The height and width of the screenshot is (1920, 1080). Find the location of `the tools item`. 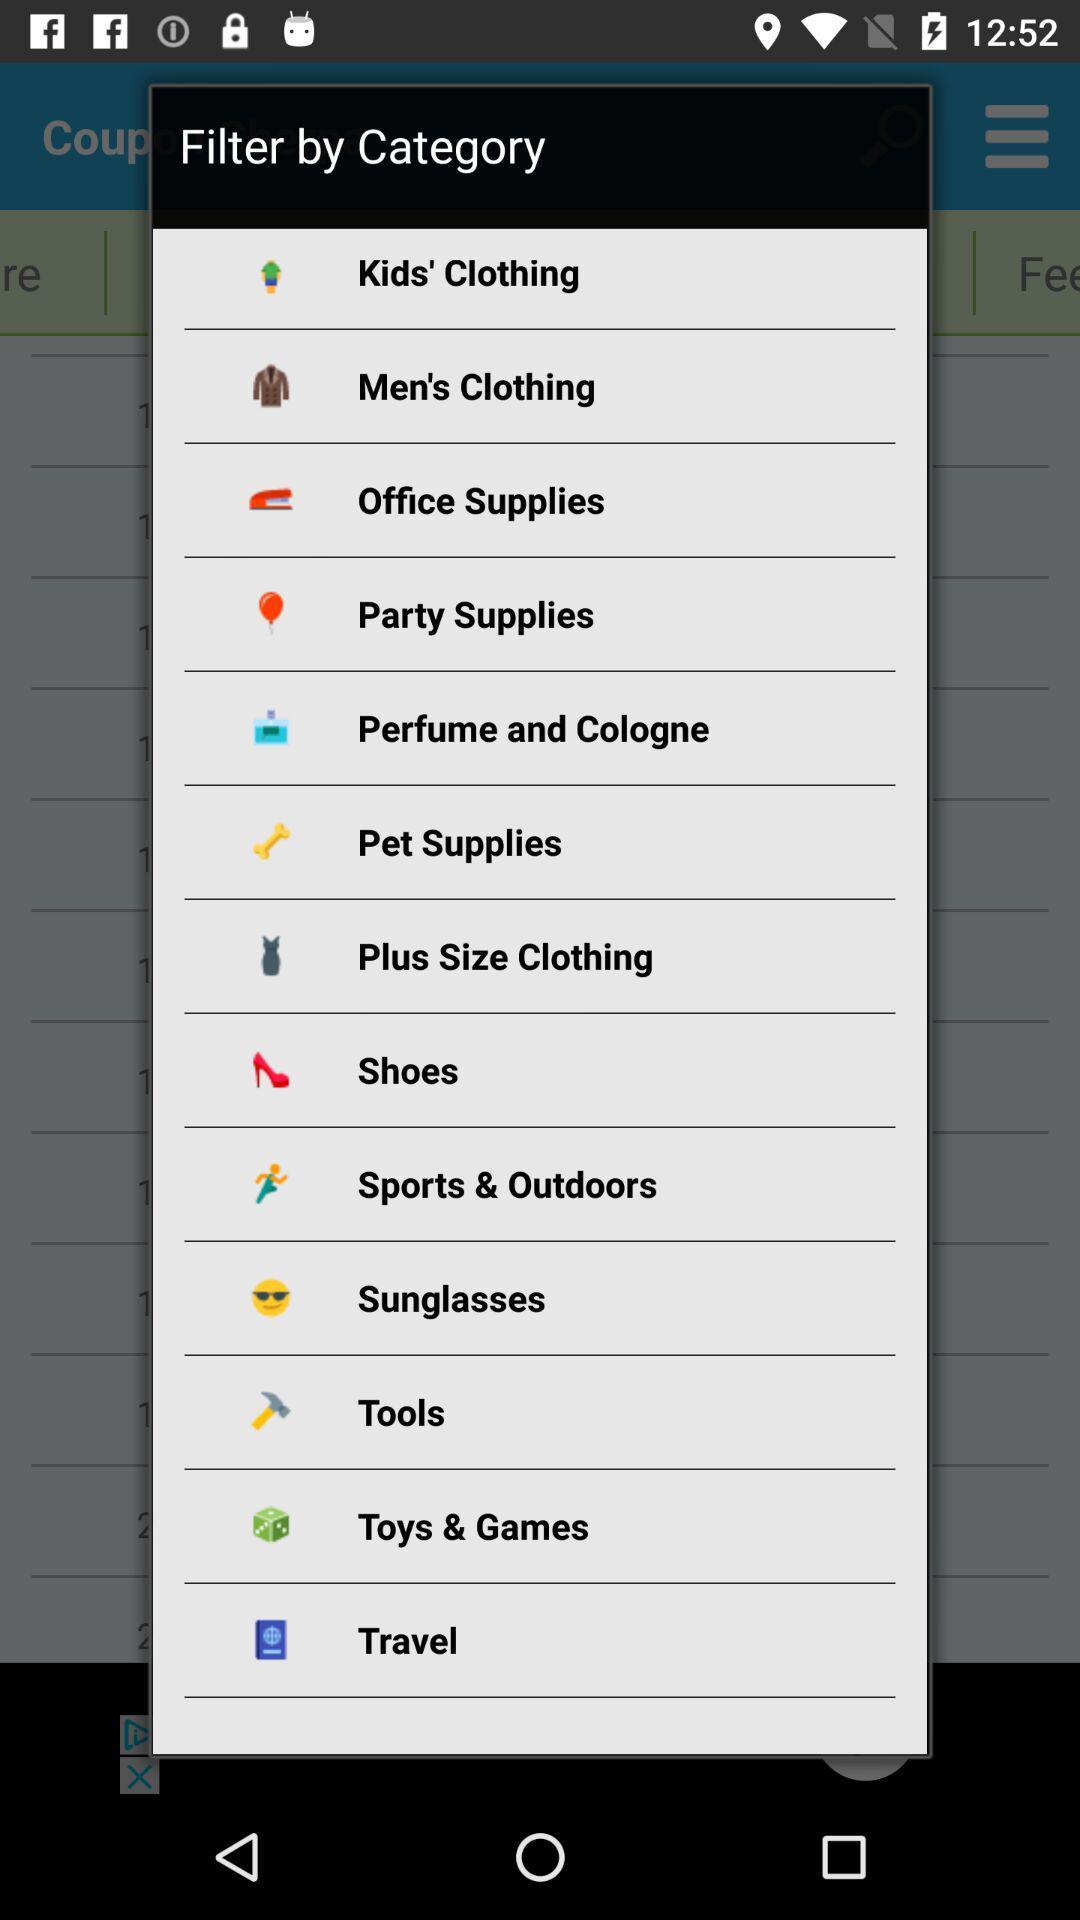

the tools item is located at coordinates (563, 1410).